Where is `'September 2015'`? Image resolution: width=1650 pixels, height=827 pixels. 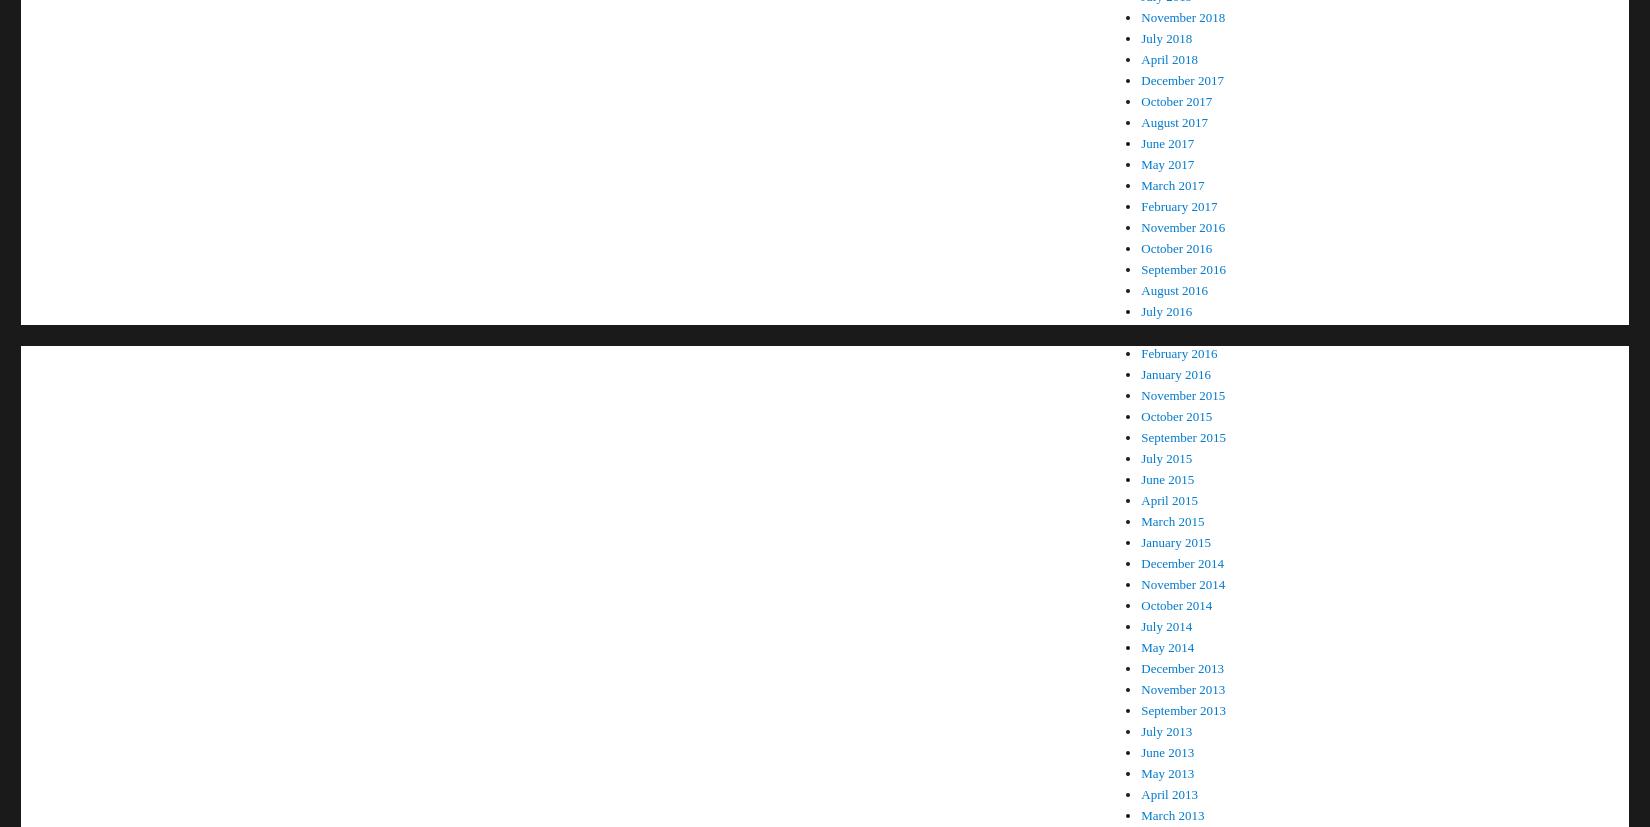 'September 2015' is located at coordinates (1183, 436).